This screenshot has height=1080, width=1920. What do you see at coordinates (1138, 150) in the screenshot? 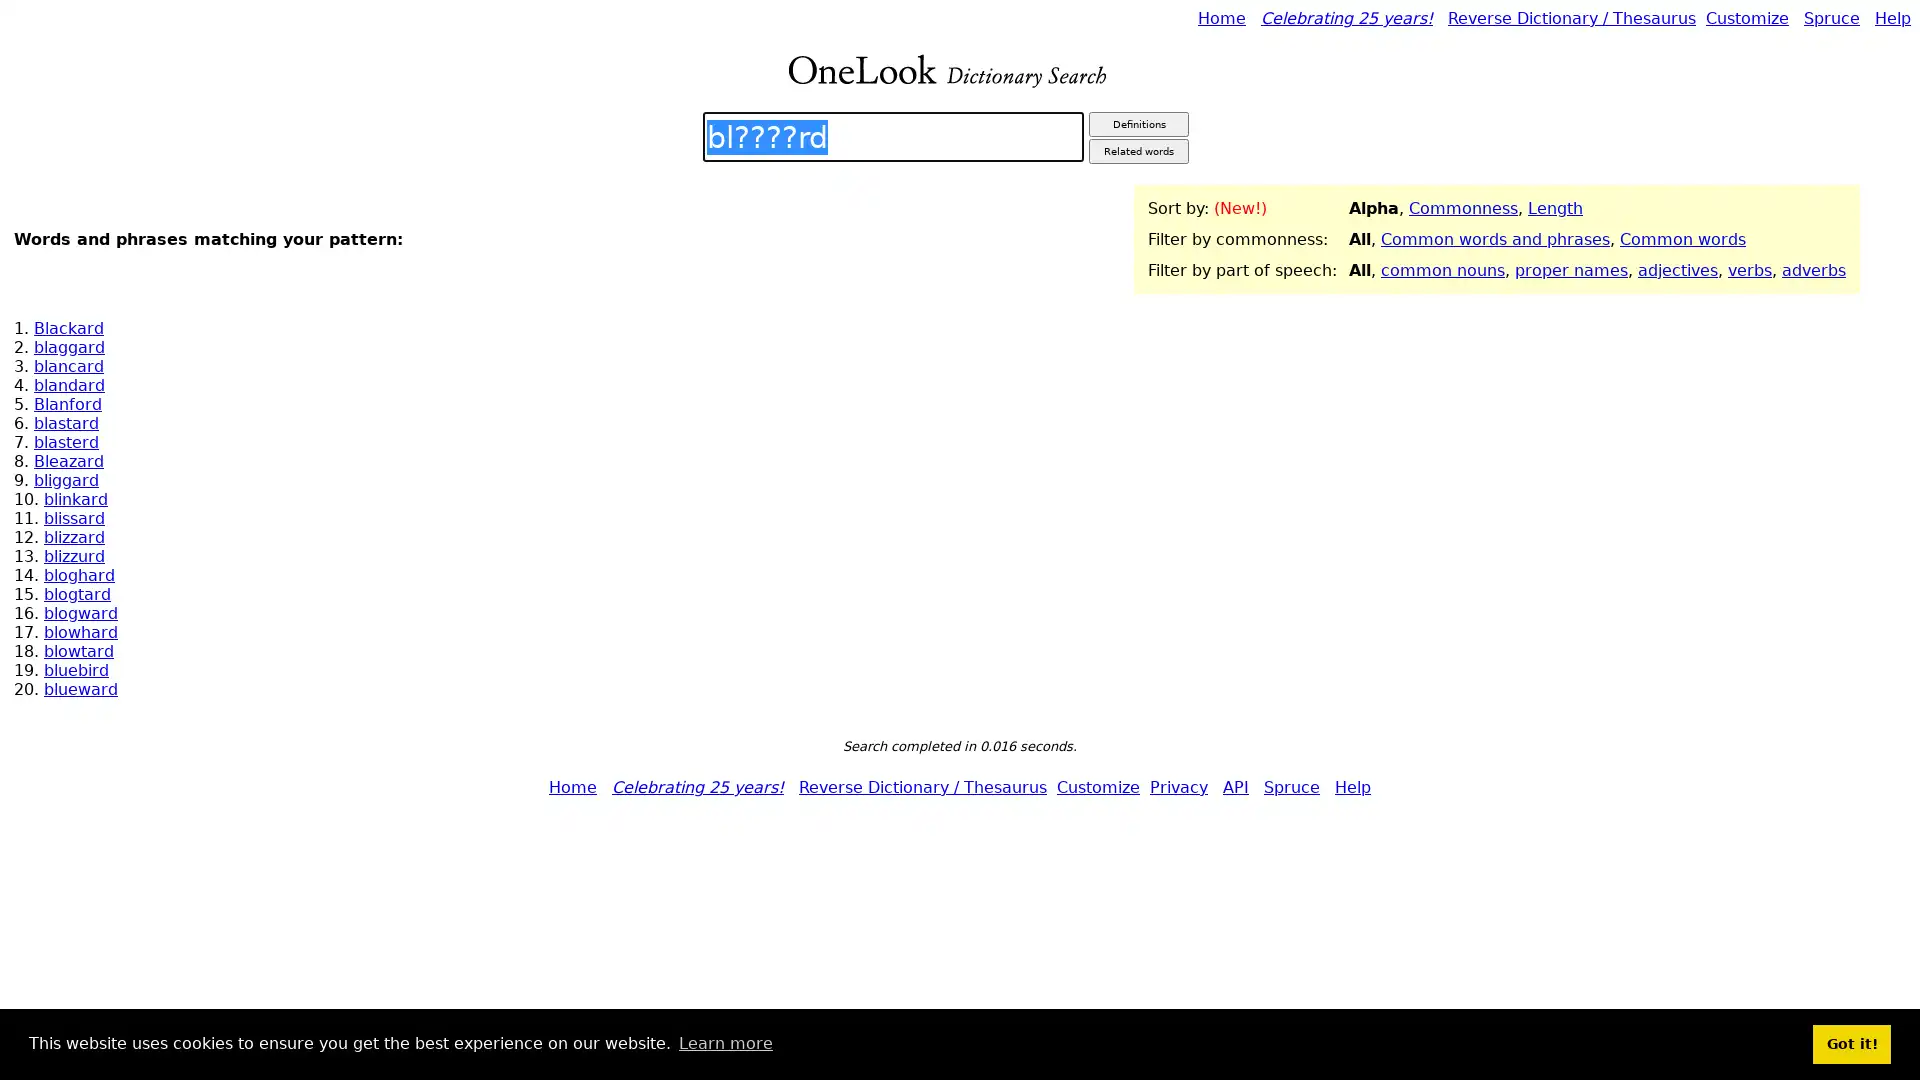
I see `Related words` at bounding box center [1138, 150].